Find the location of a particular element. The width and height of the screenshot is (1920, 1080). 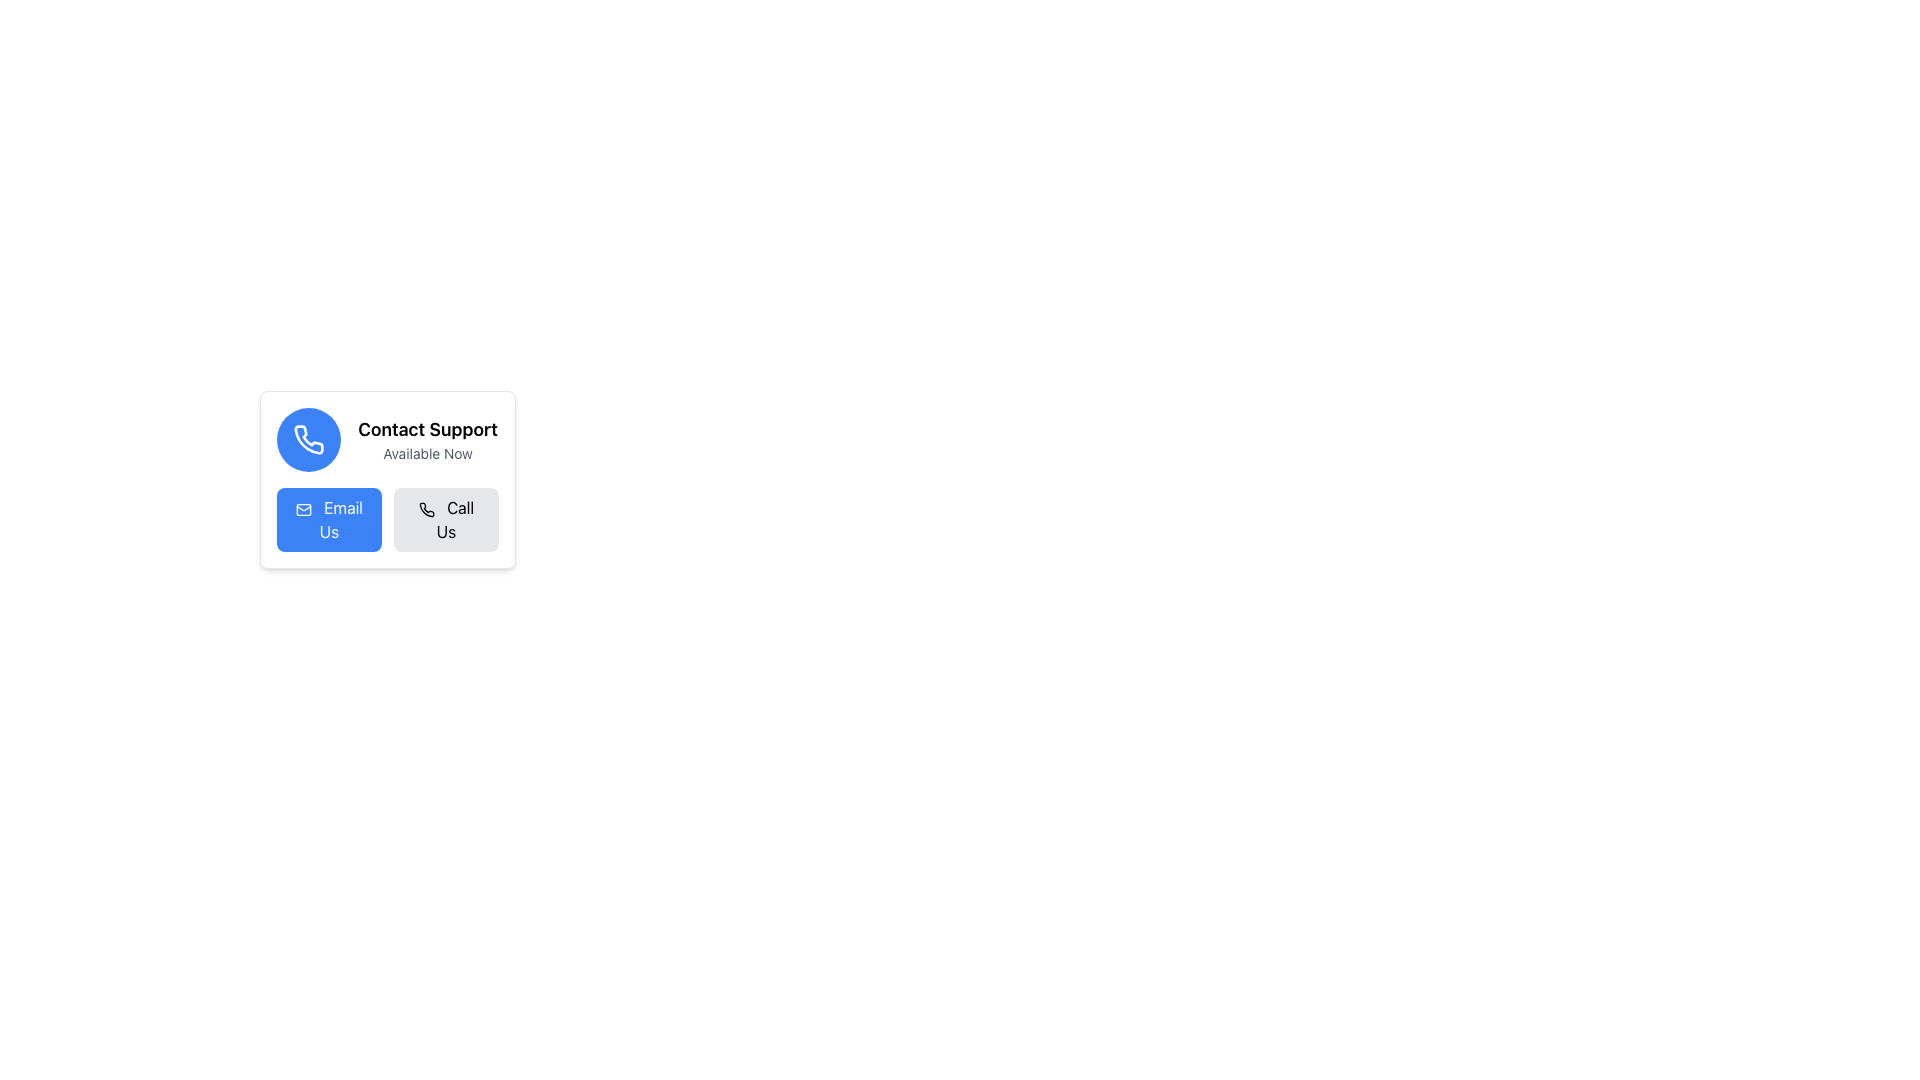

the blue mail envelope icon located to the left of the 'Email Us' button in the 'Contact Support' section to initiate an email interaction is located at coordinates (302, 508).